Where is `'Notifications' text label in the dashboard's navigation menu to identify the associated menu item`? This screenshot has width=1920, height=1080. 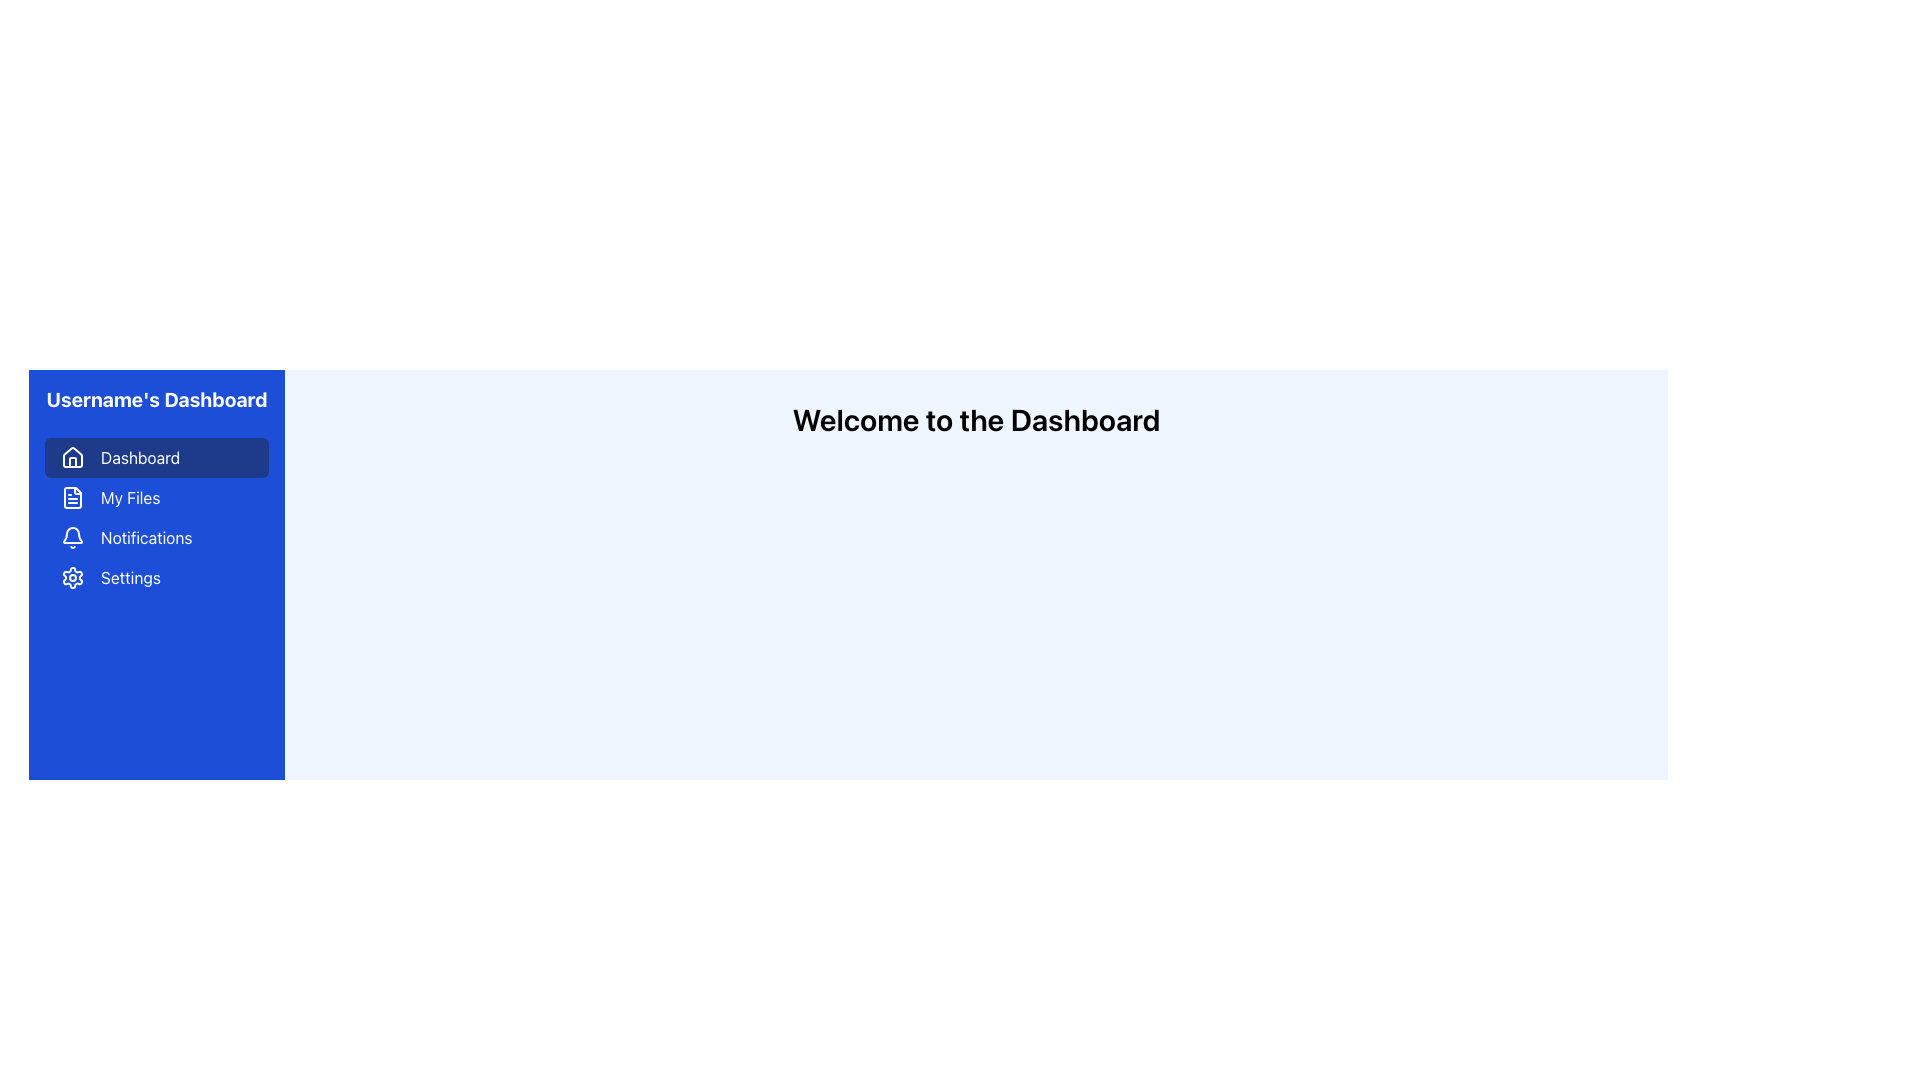
'Notifications' text label in the dashboard's navigation menu to identify the associated menu item is located at coordinates (145, 536).